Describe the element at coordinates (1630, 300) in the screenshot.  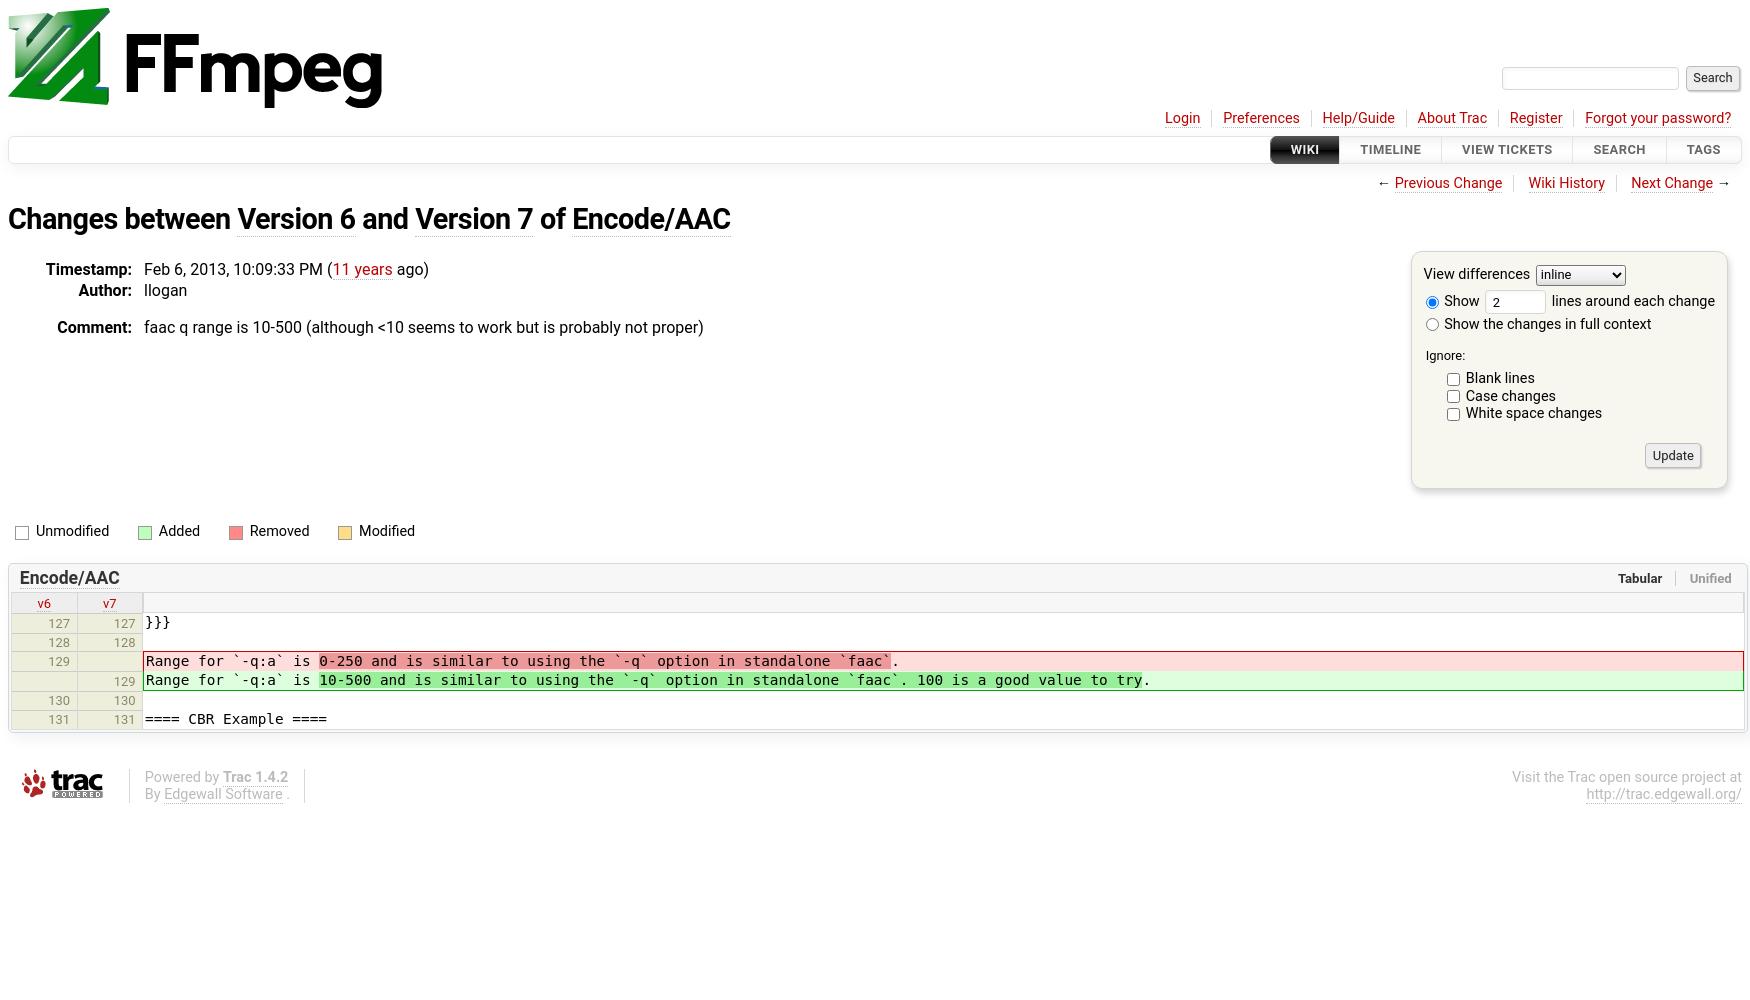
I see `'lines around each change'` at that location.